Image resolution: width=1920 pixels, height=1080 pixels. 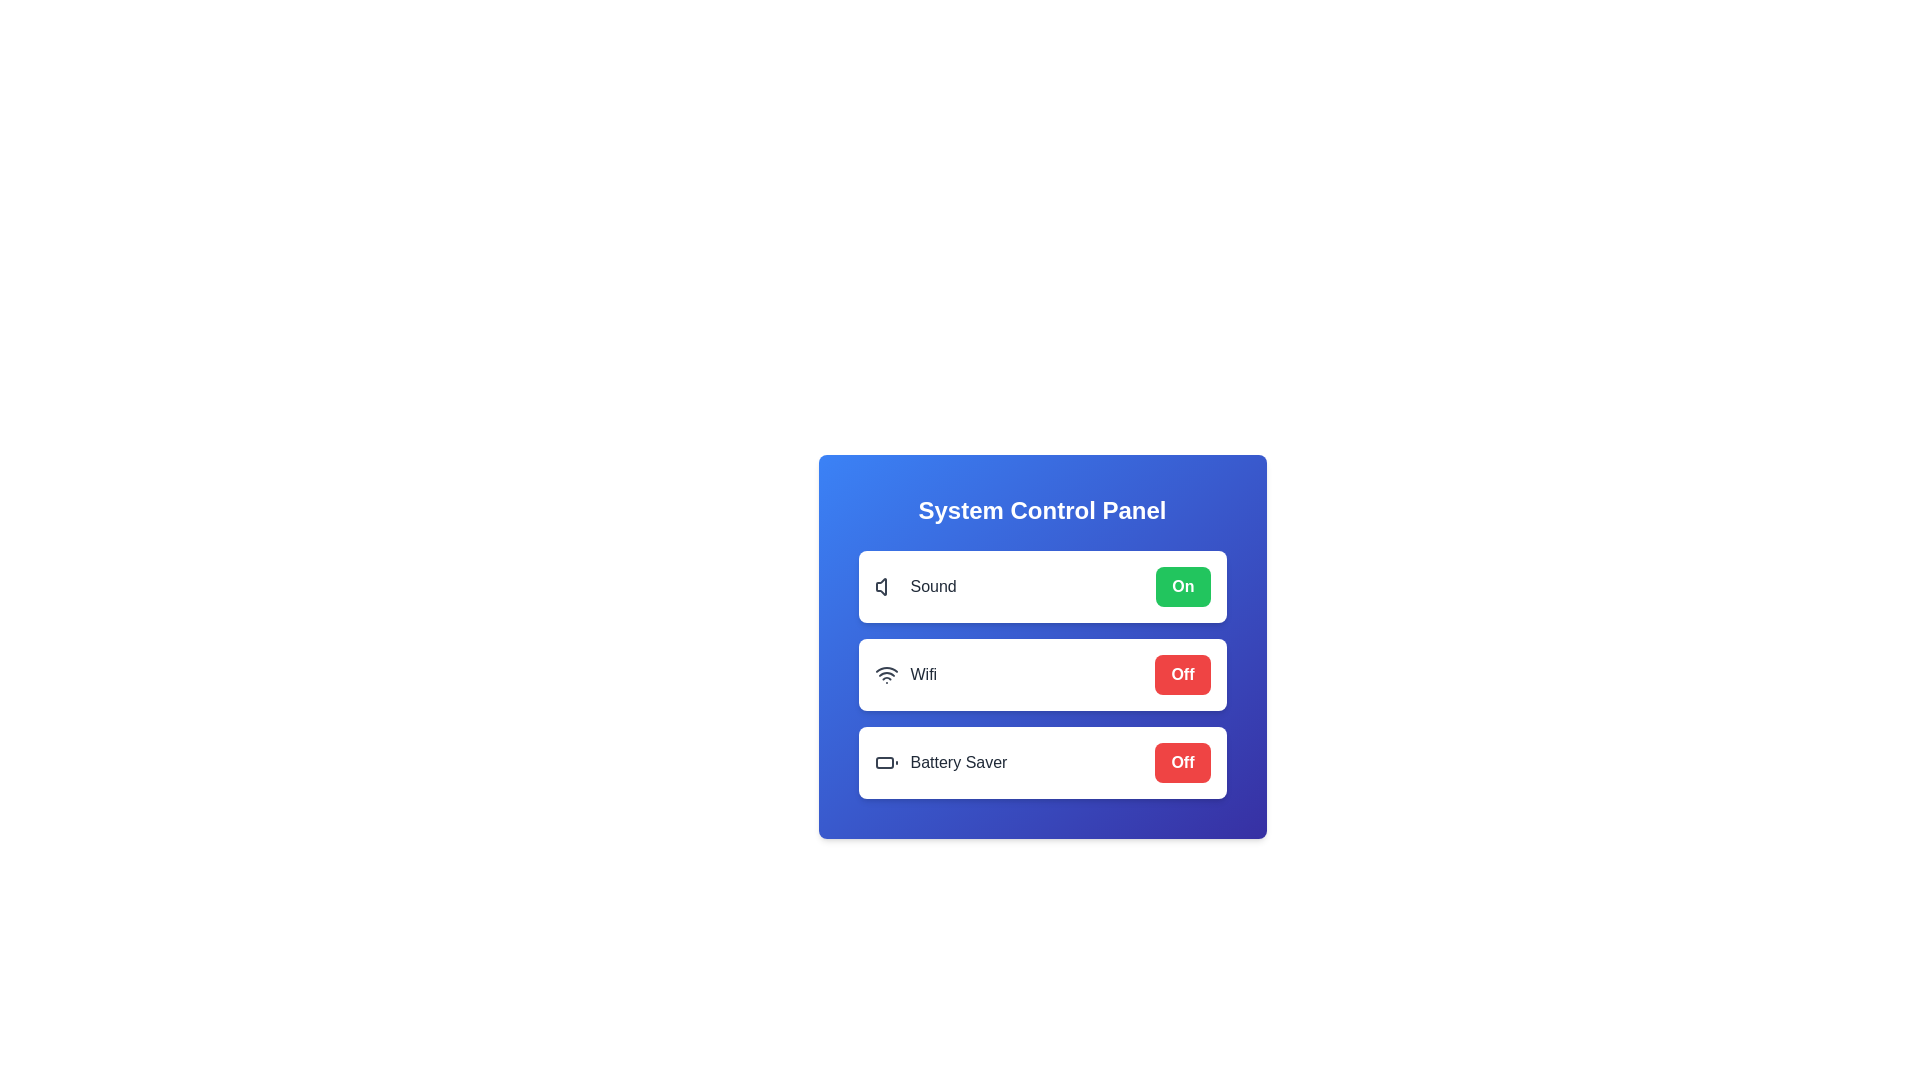 I want to click on the red 'Off' button for the WiFi setting to toggle it, so click(x=1182, y=675).